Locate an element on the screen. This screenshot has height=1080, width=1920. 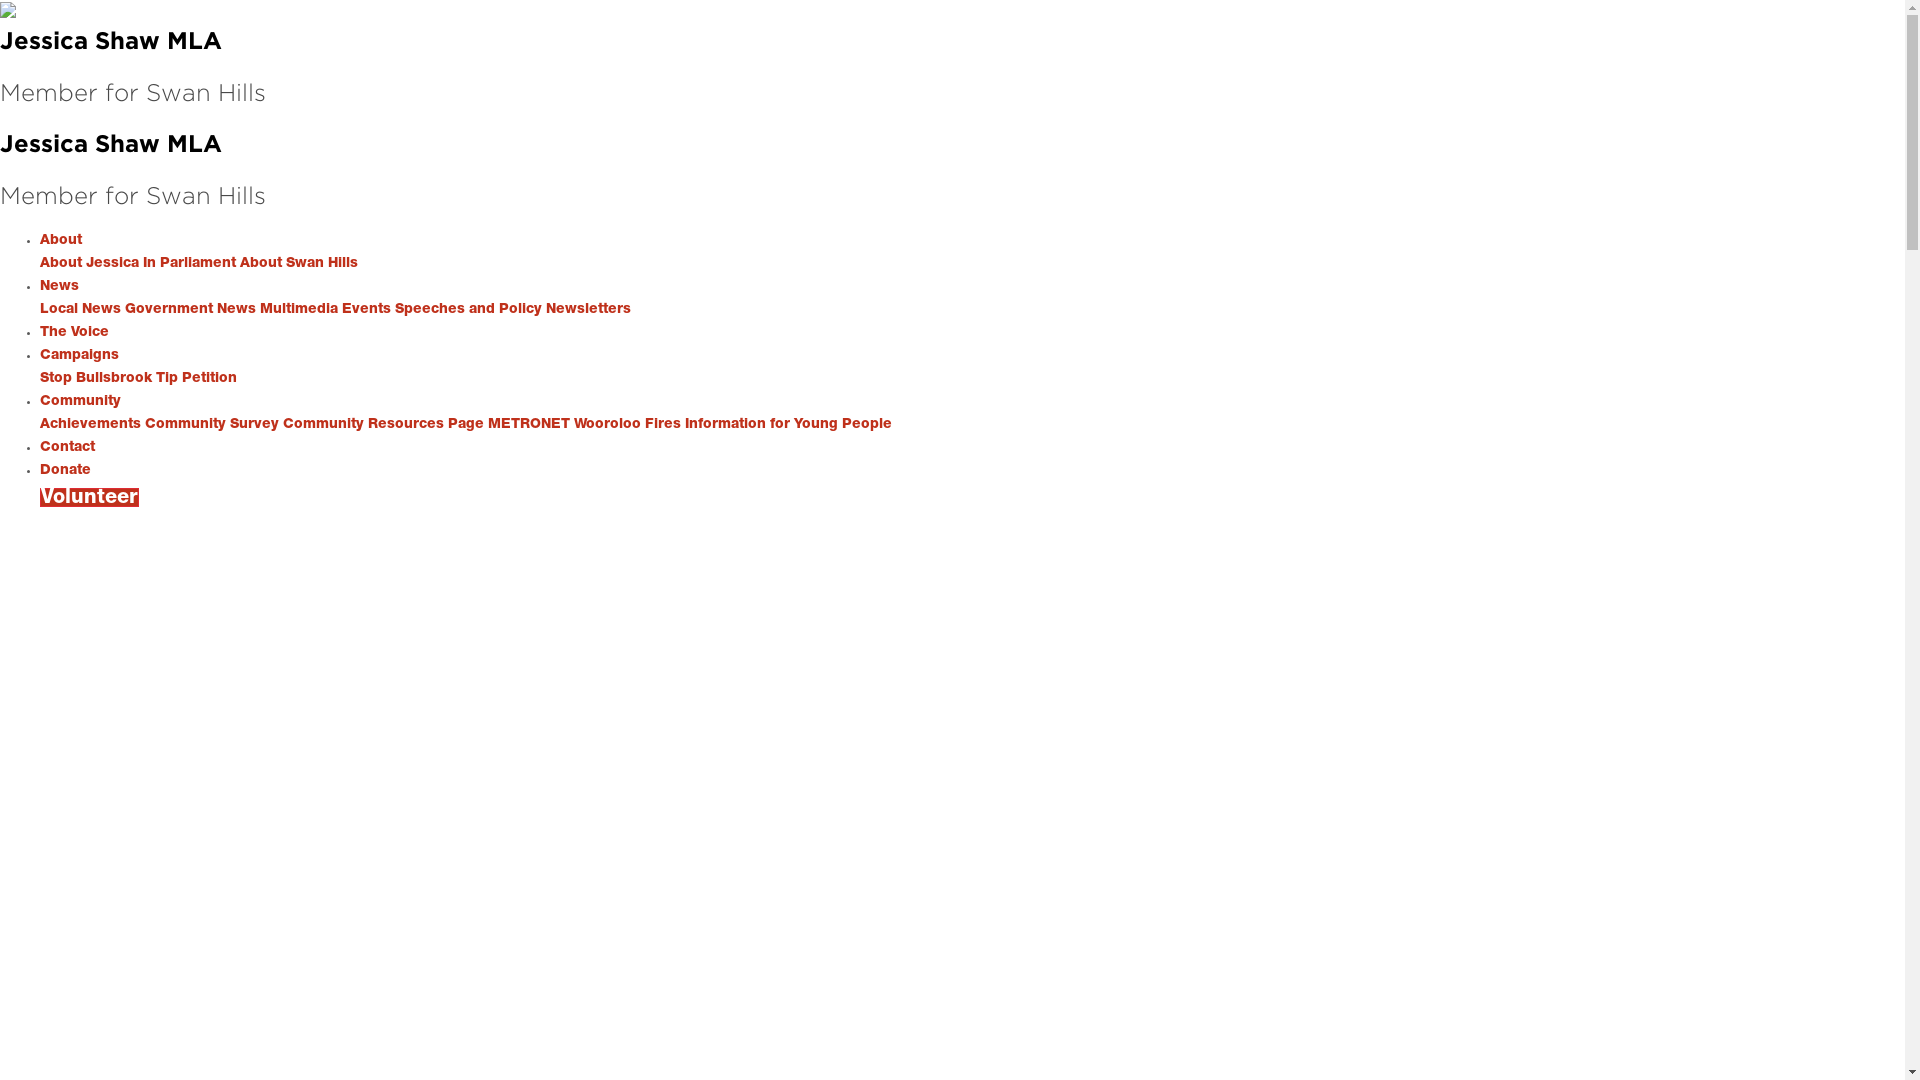
'Donate' is located at coordinates (65, 470).